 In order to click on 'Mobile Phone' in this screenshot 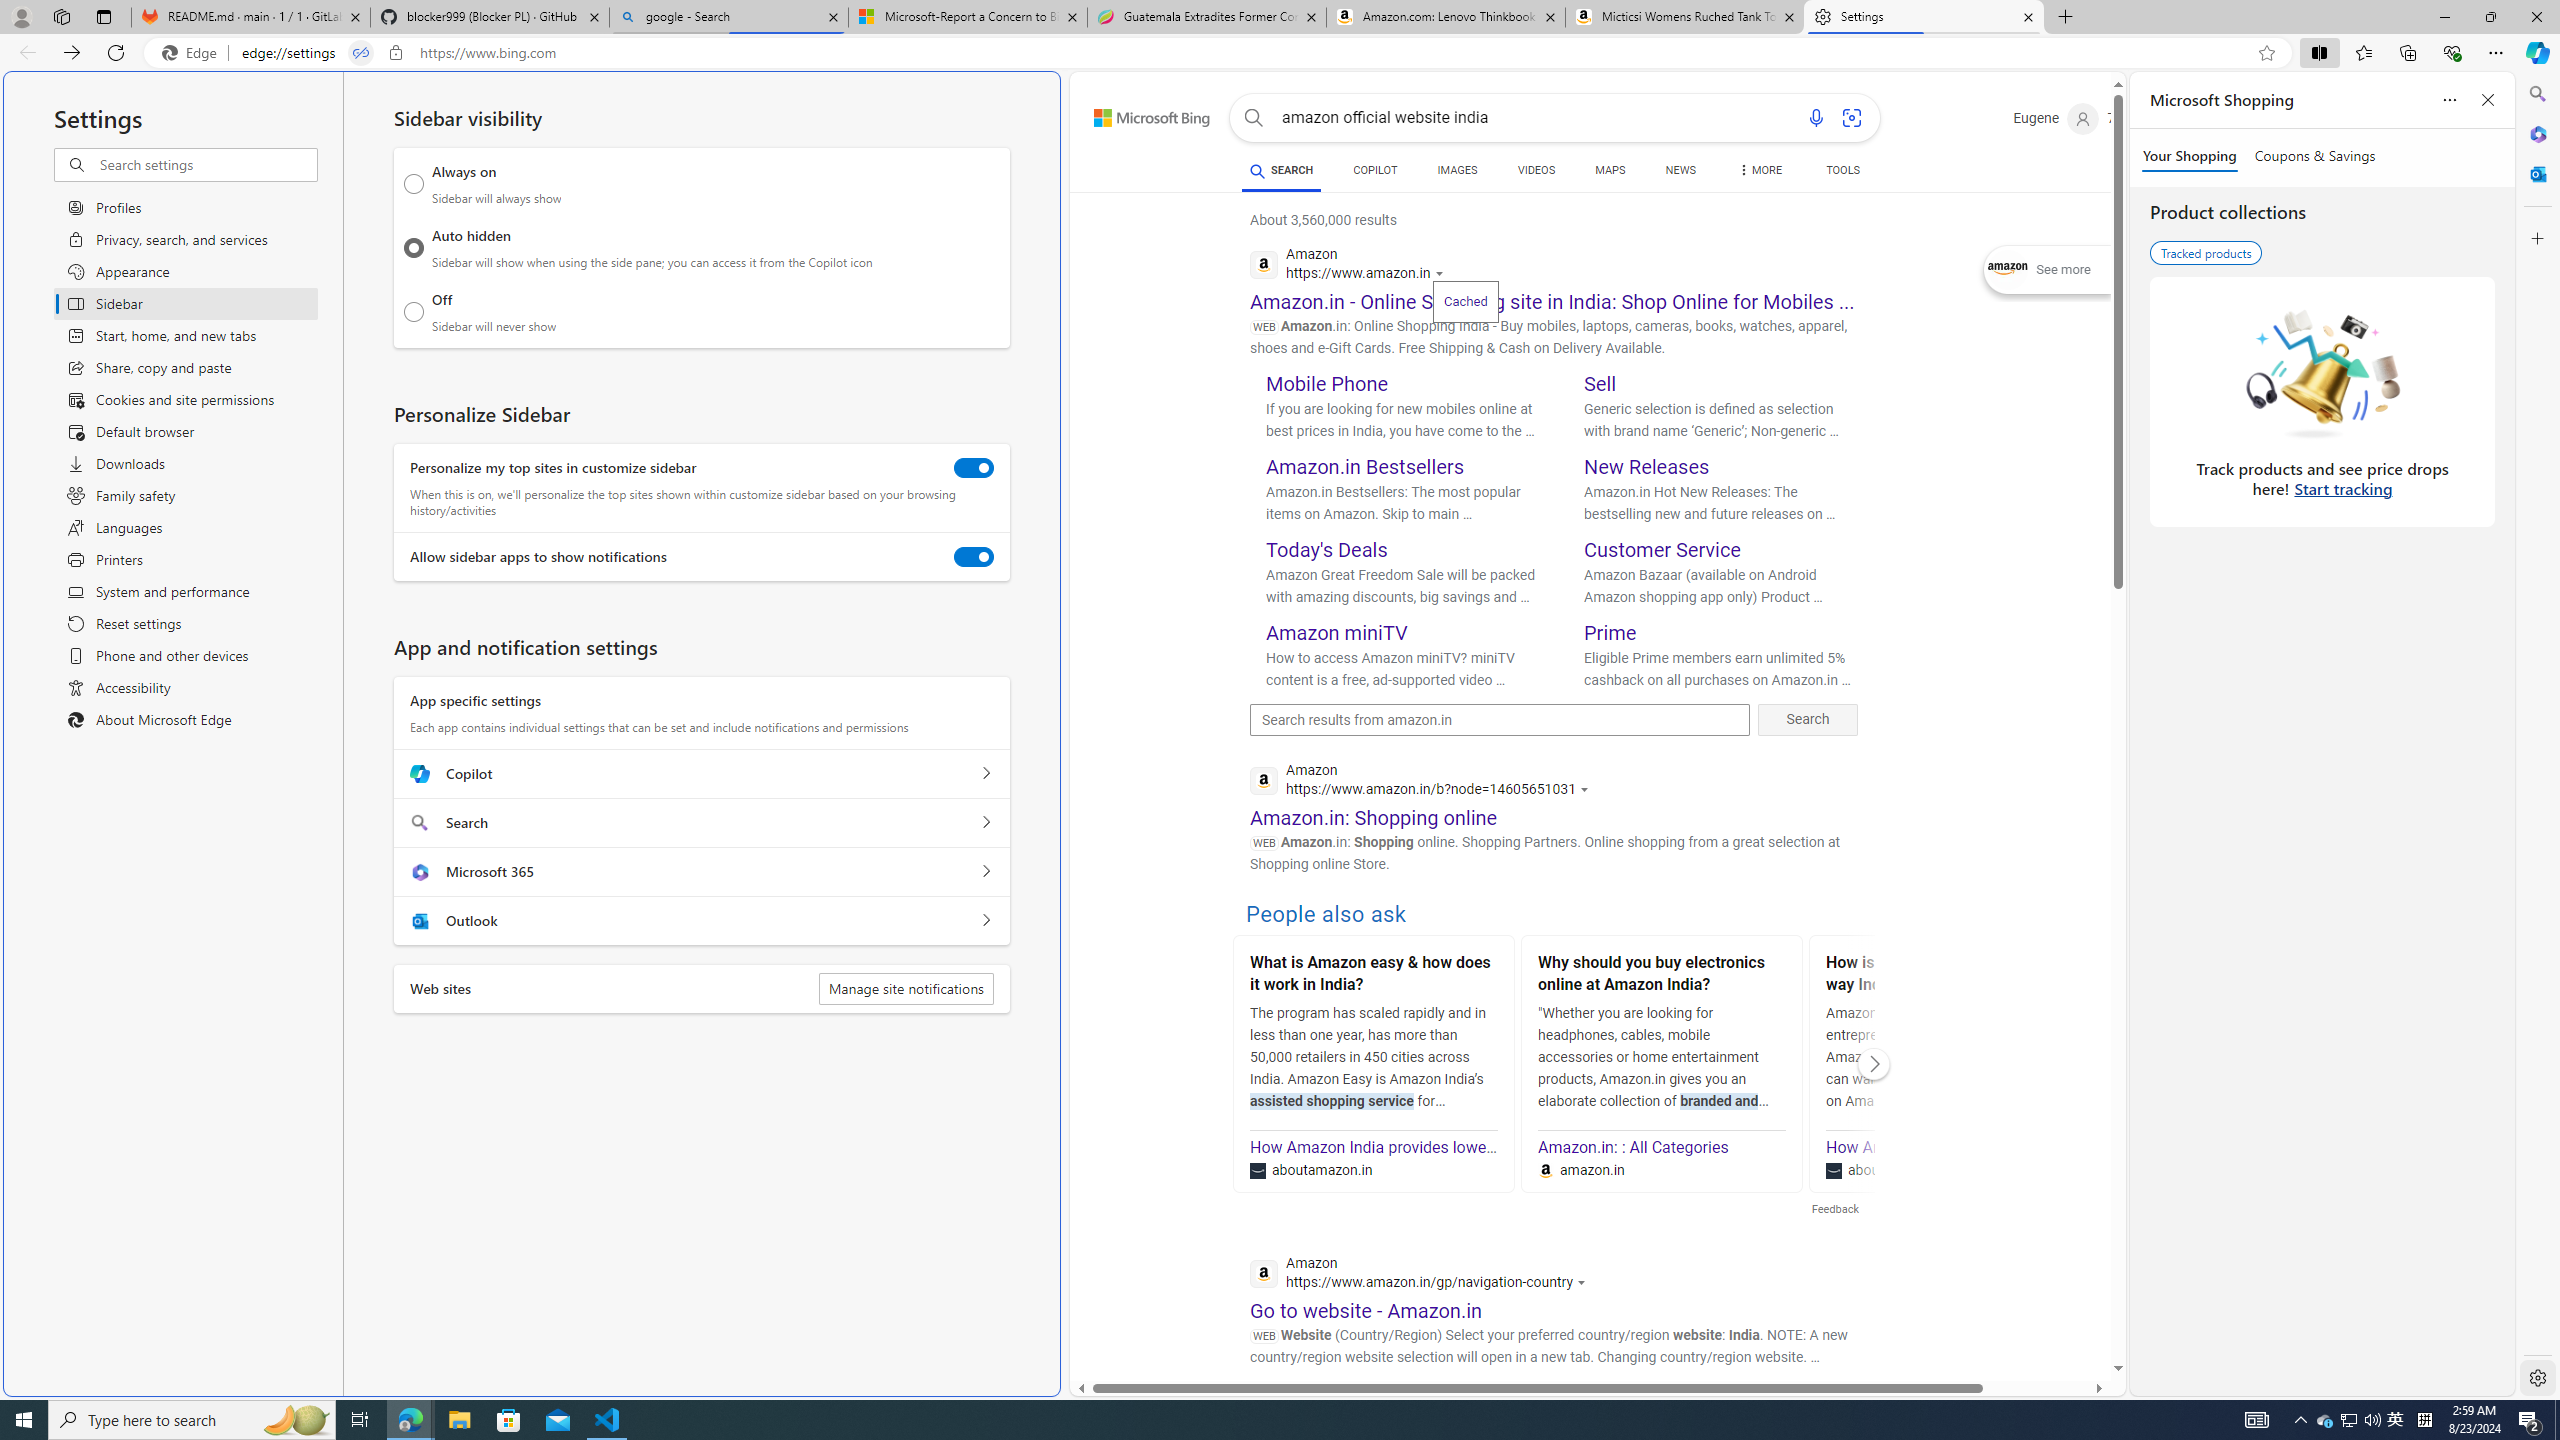, I will do `click(1328, 382)`.